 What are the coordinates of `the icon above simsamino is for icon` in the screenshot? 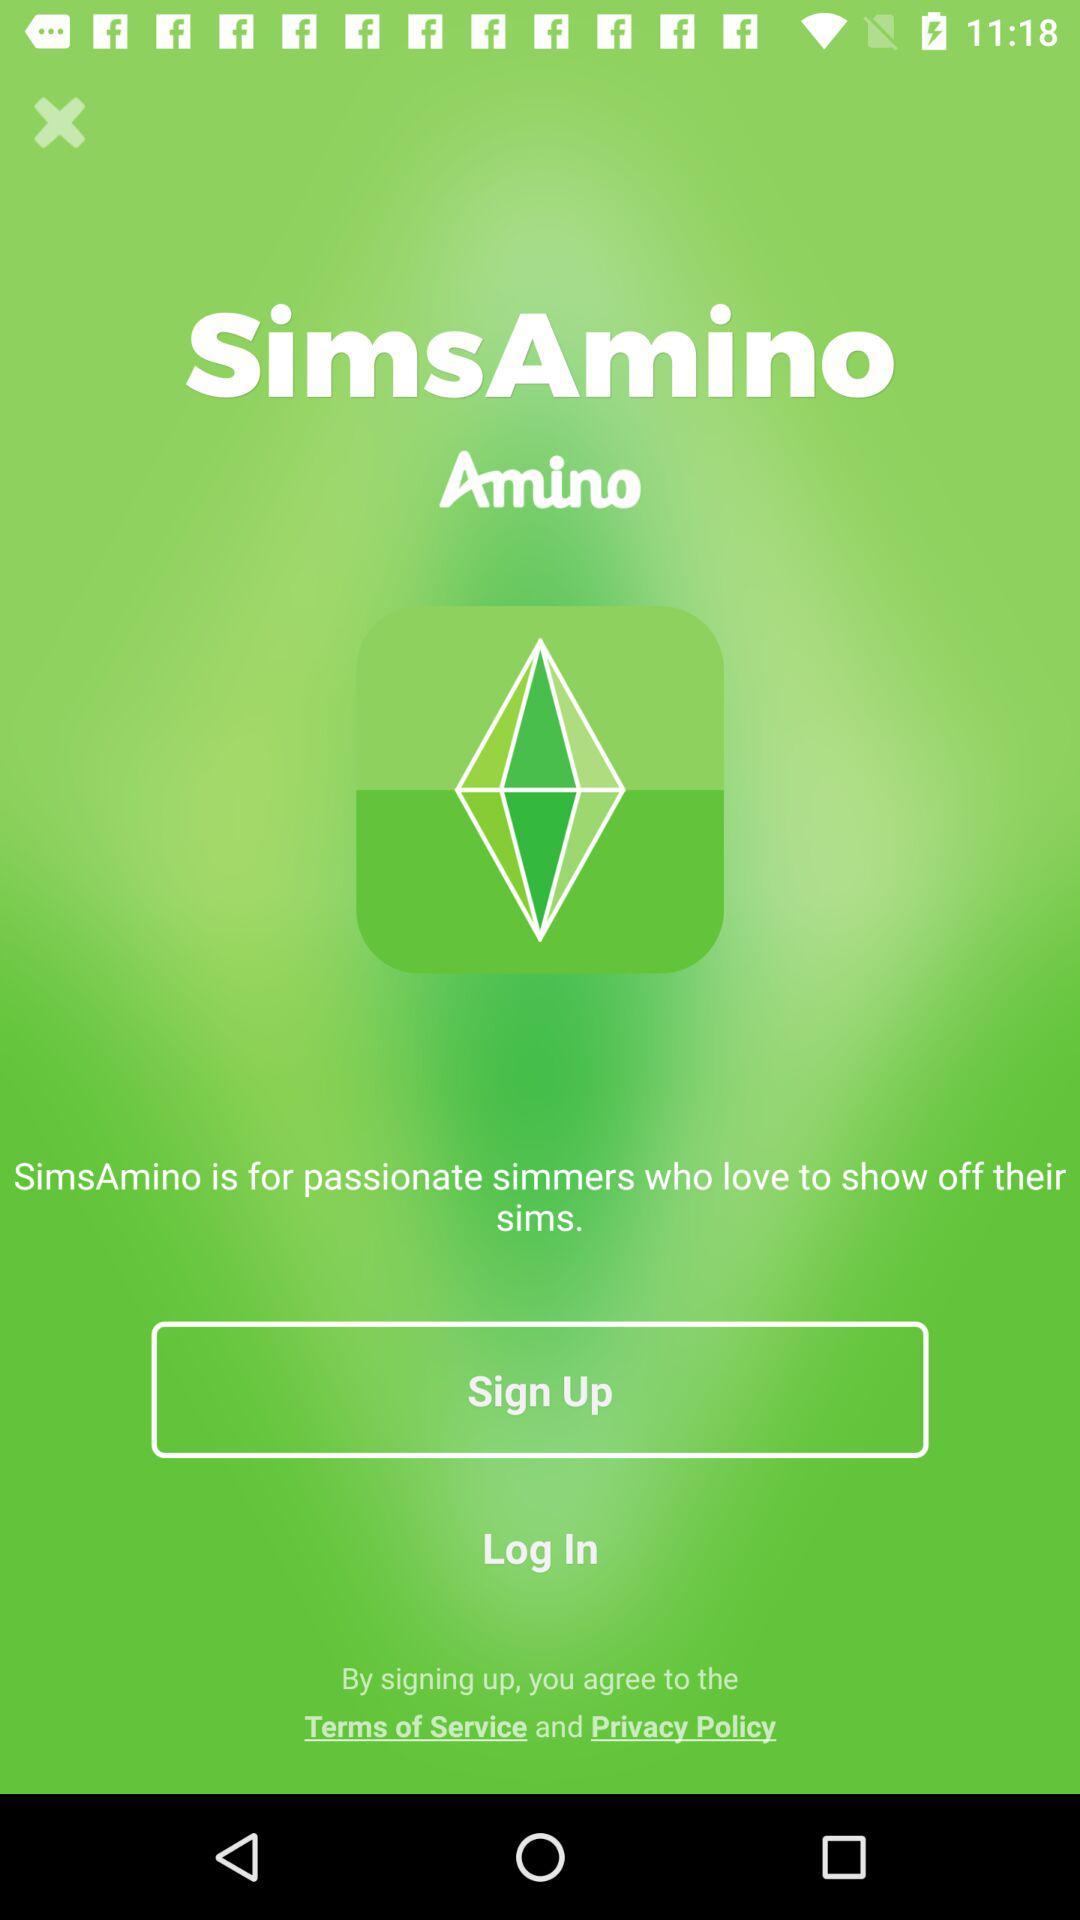 It's located at (59, 122).